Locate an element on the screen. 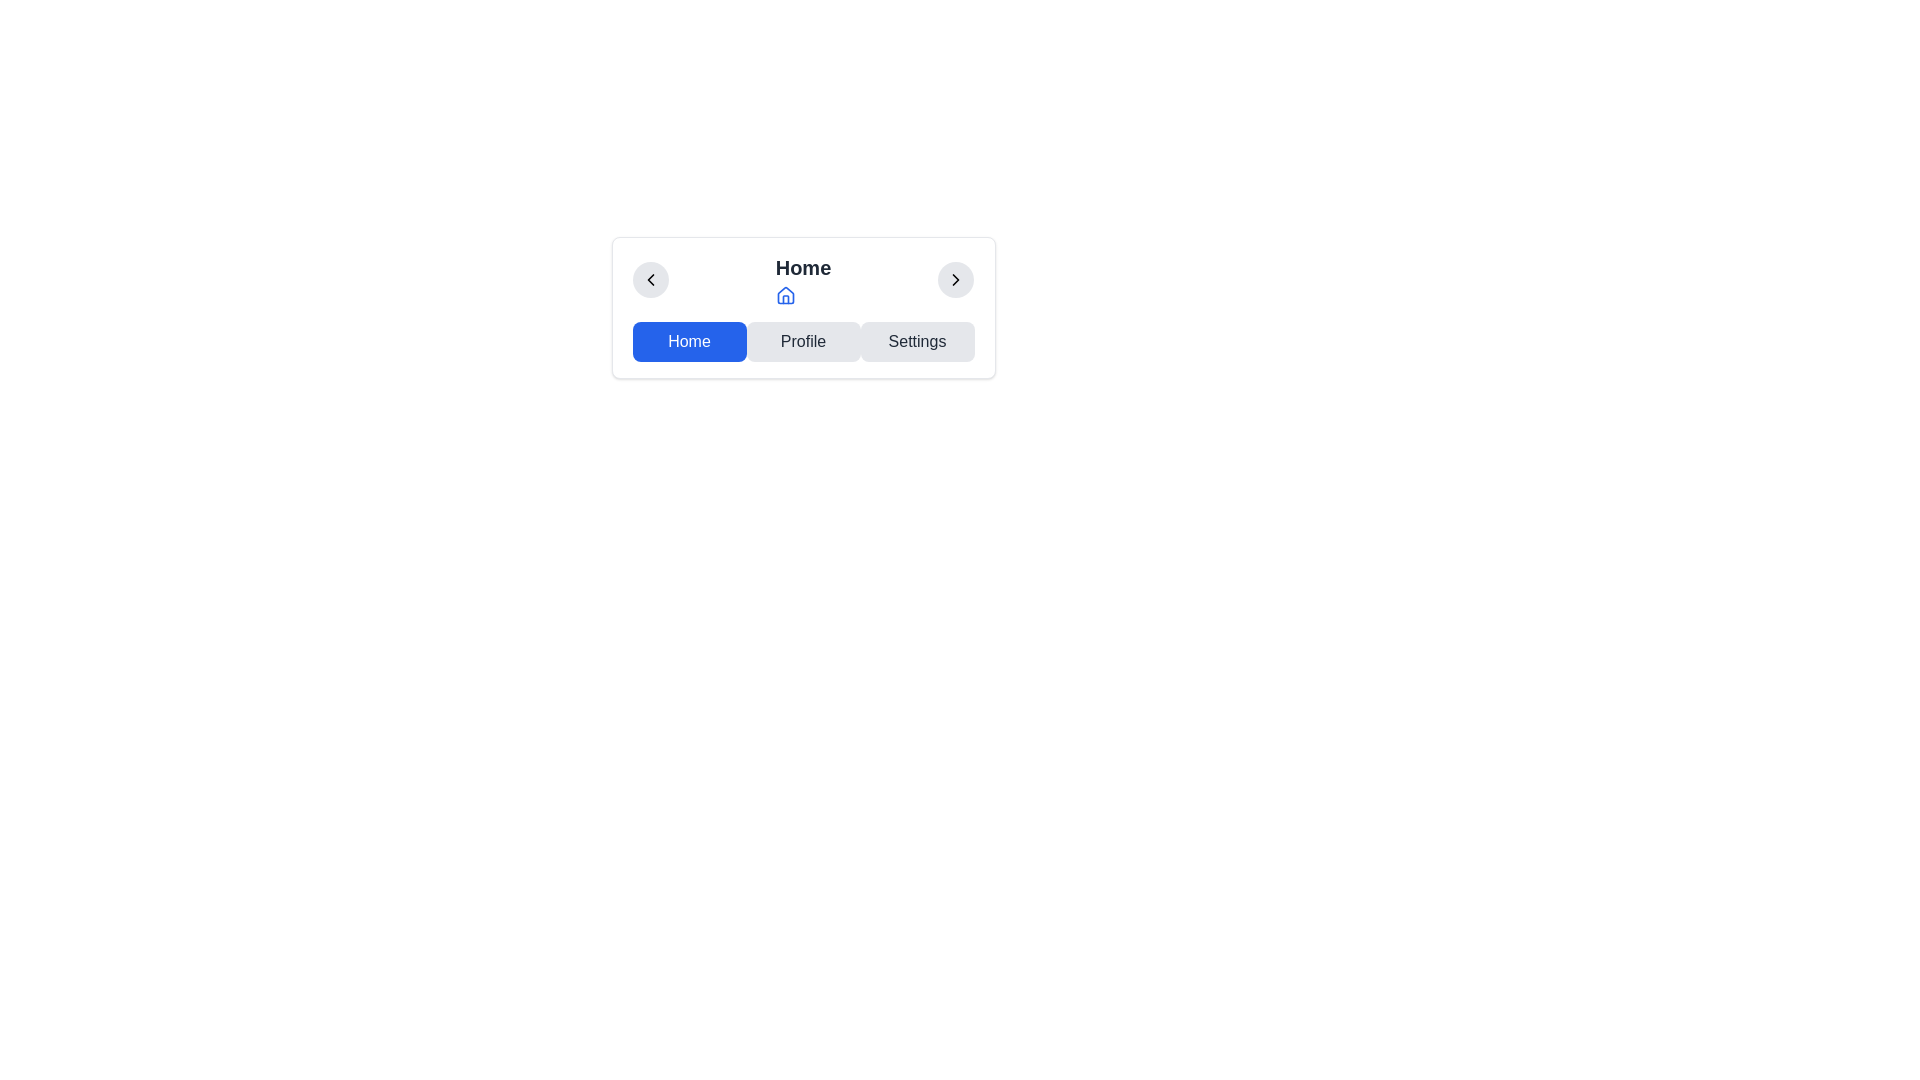  the navigation arrow icon located is located at coordinates (955, 280).